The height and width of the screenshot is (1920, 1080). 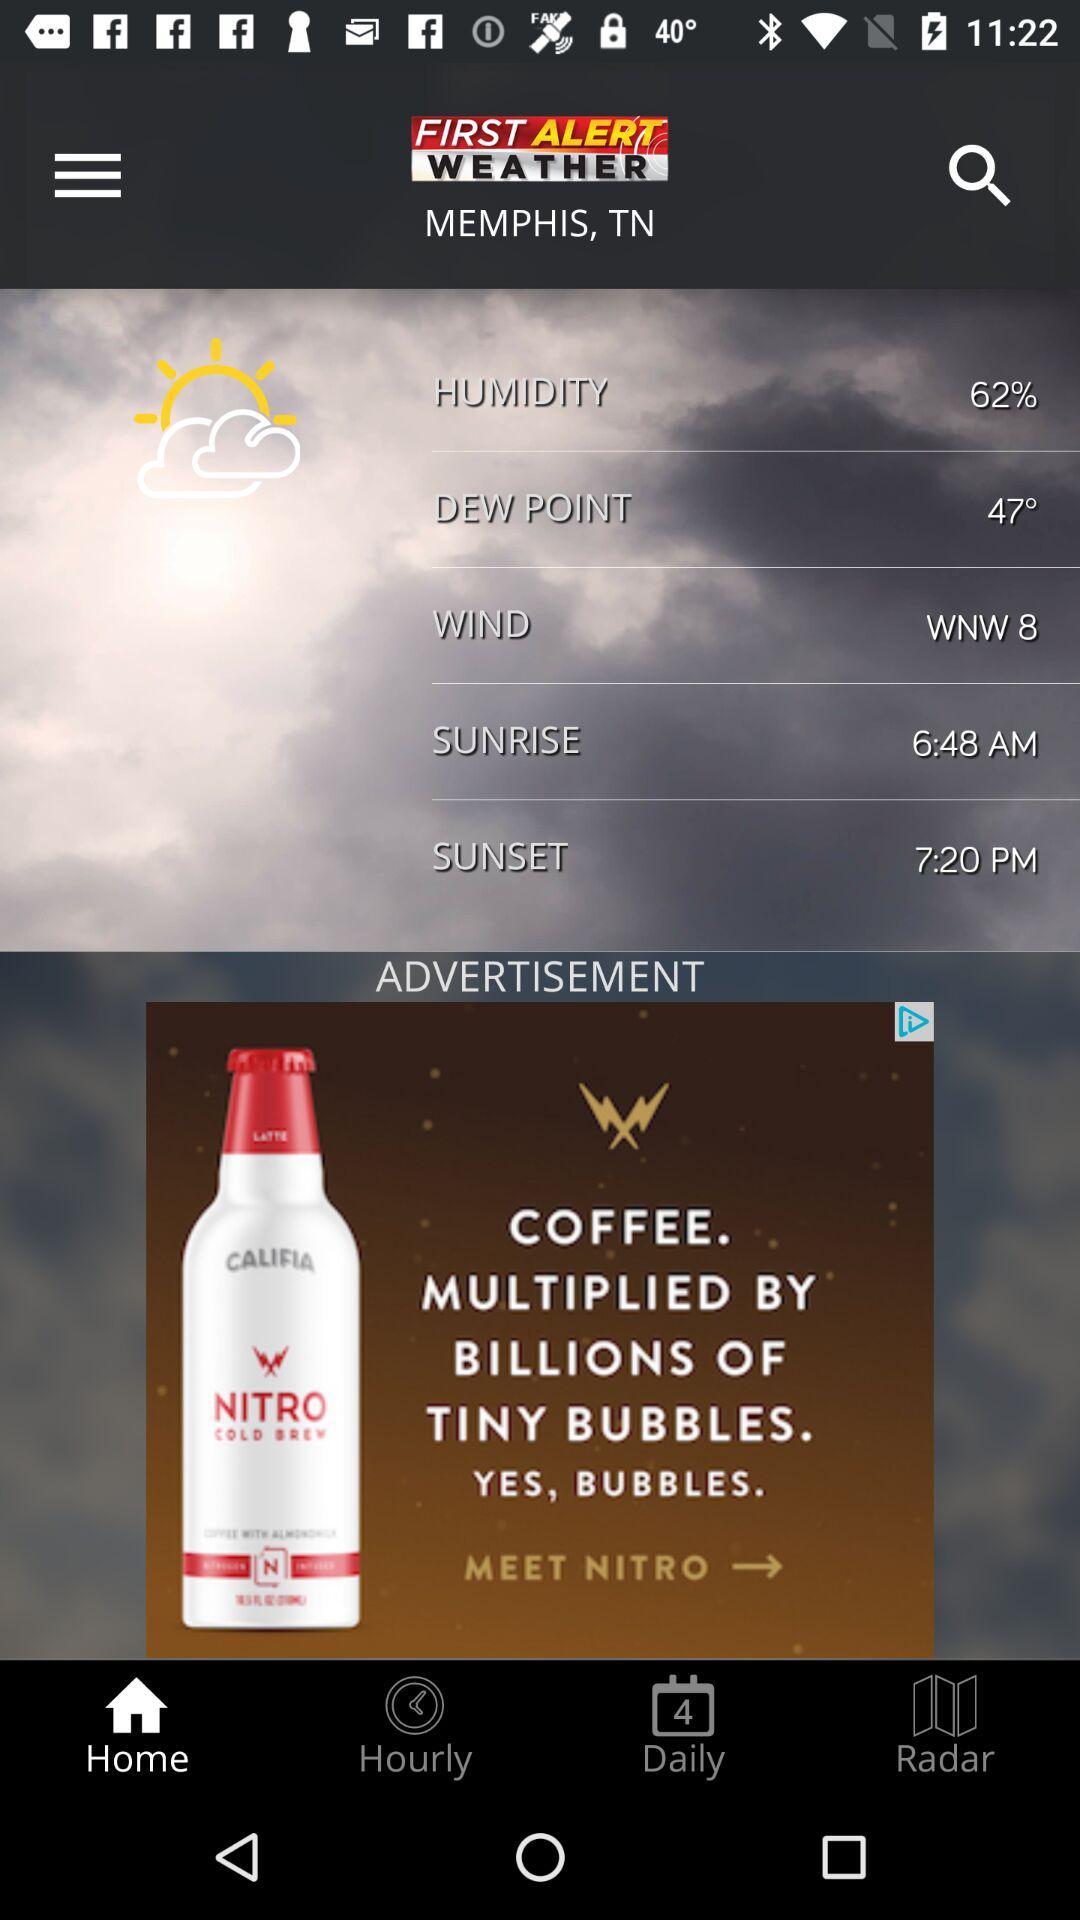 I want to click on the radar radio button, so click(x=945, y=1726).